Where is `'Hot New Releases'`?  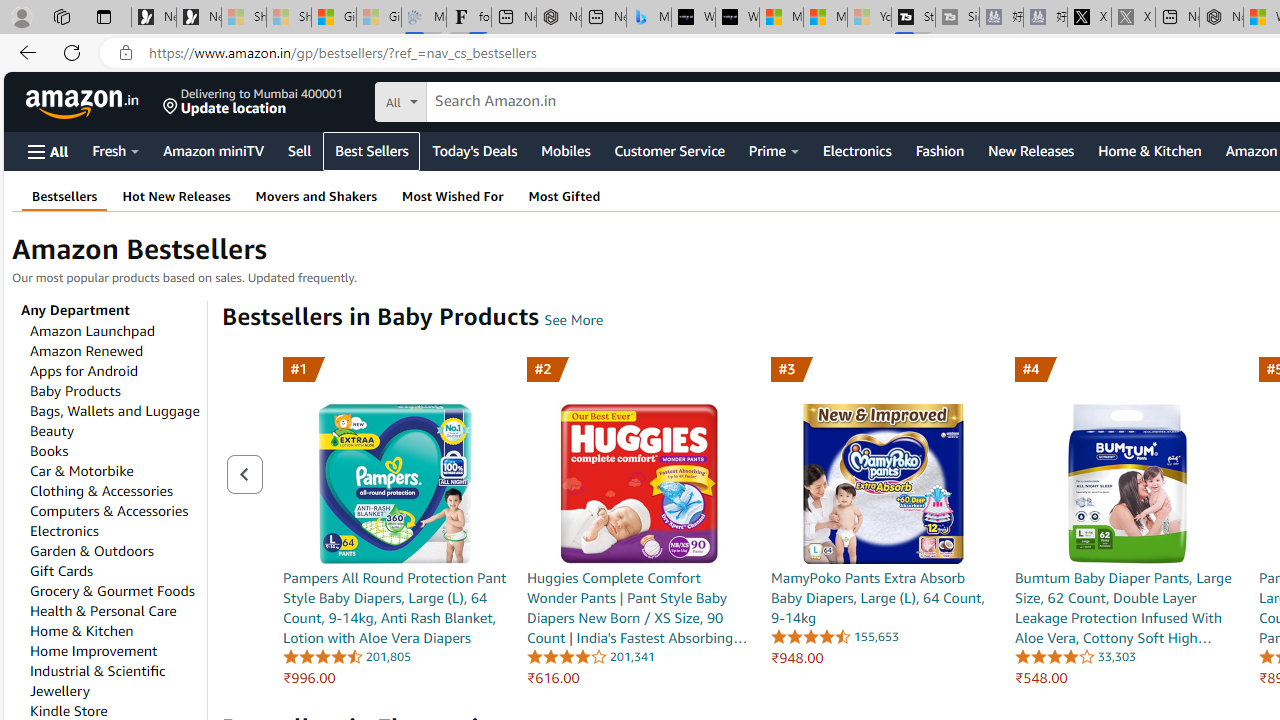 'Hot New Releases' is located at coordinates (176, 196).